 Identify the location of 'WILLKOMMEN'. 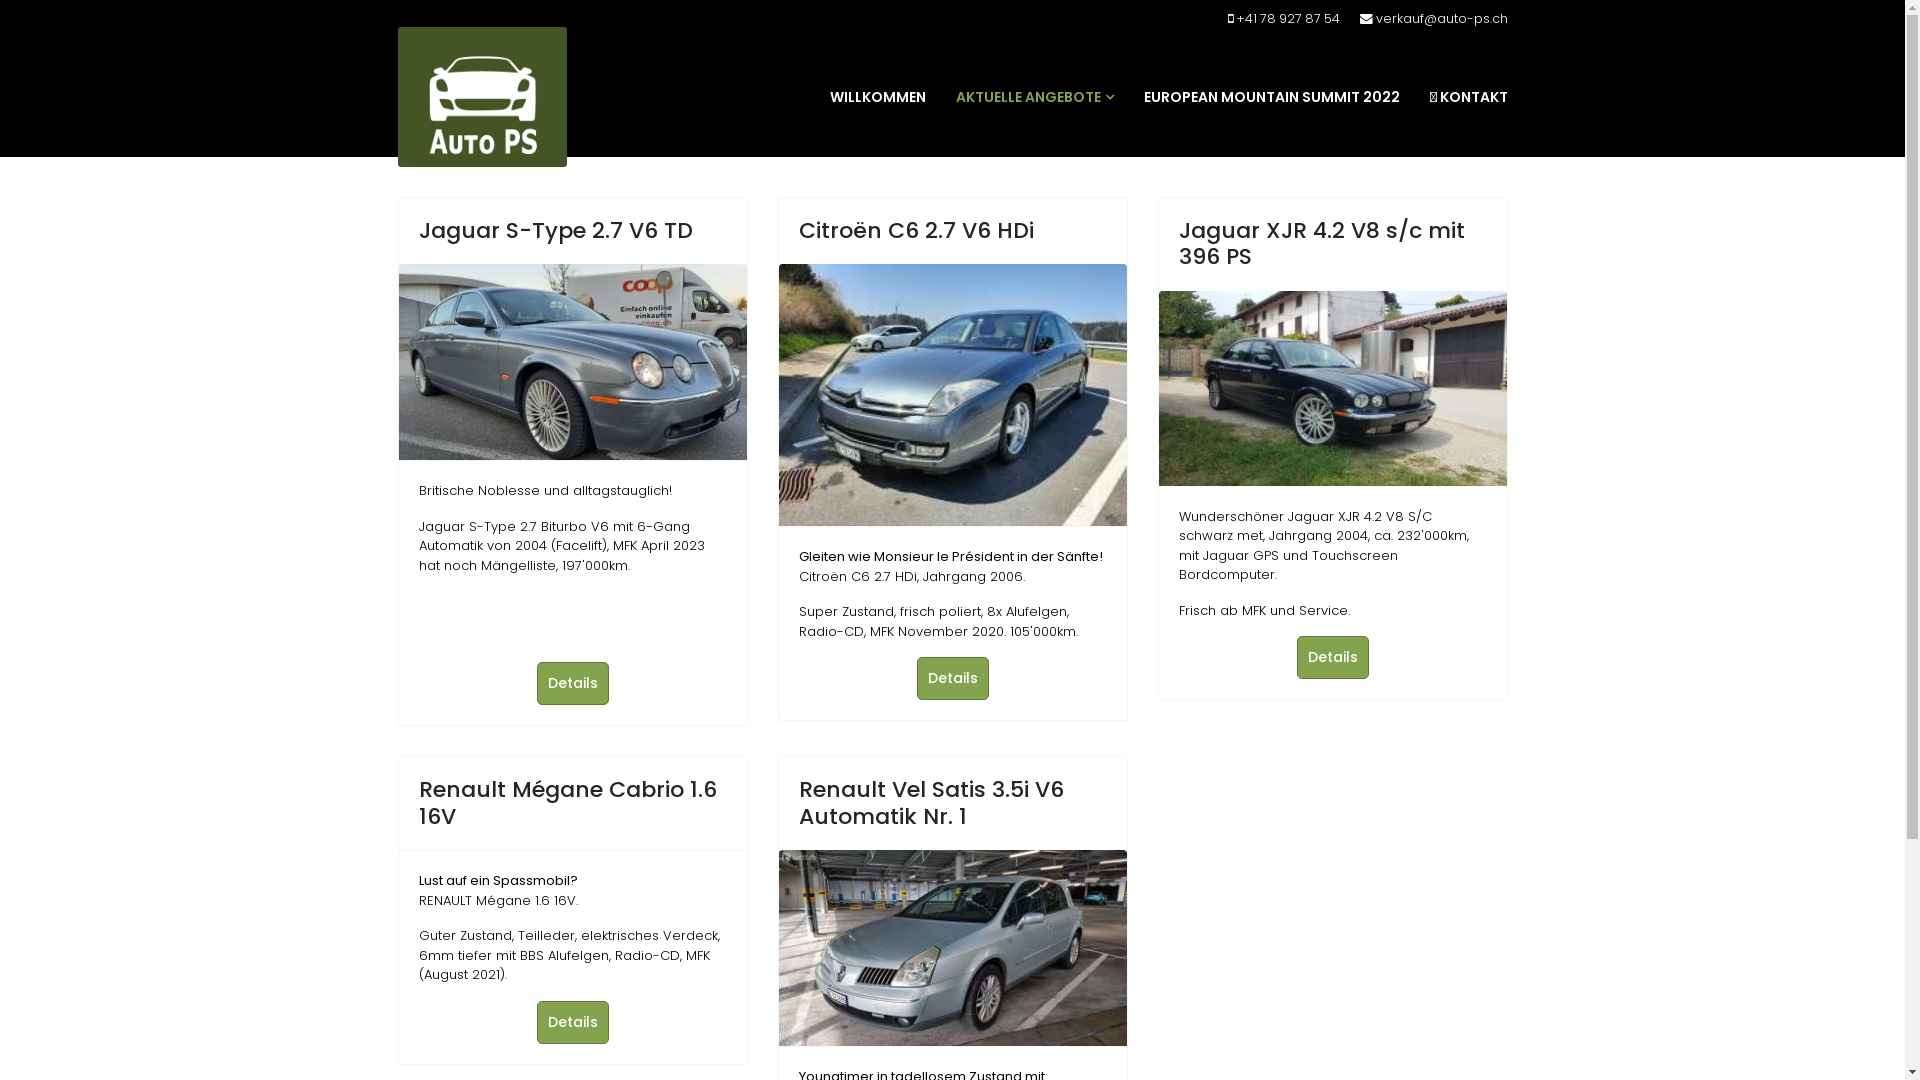
(877, 96).